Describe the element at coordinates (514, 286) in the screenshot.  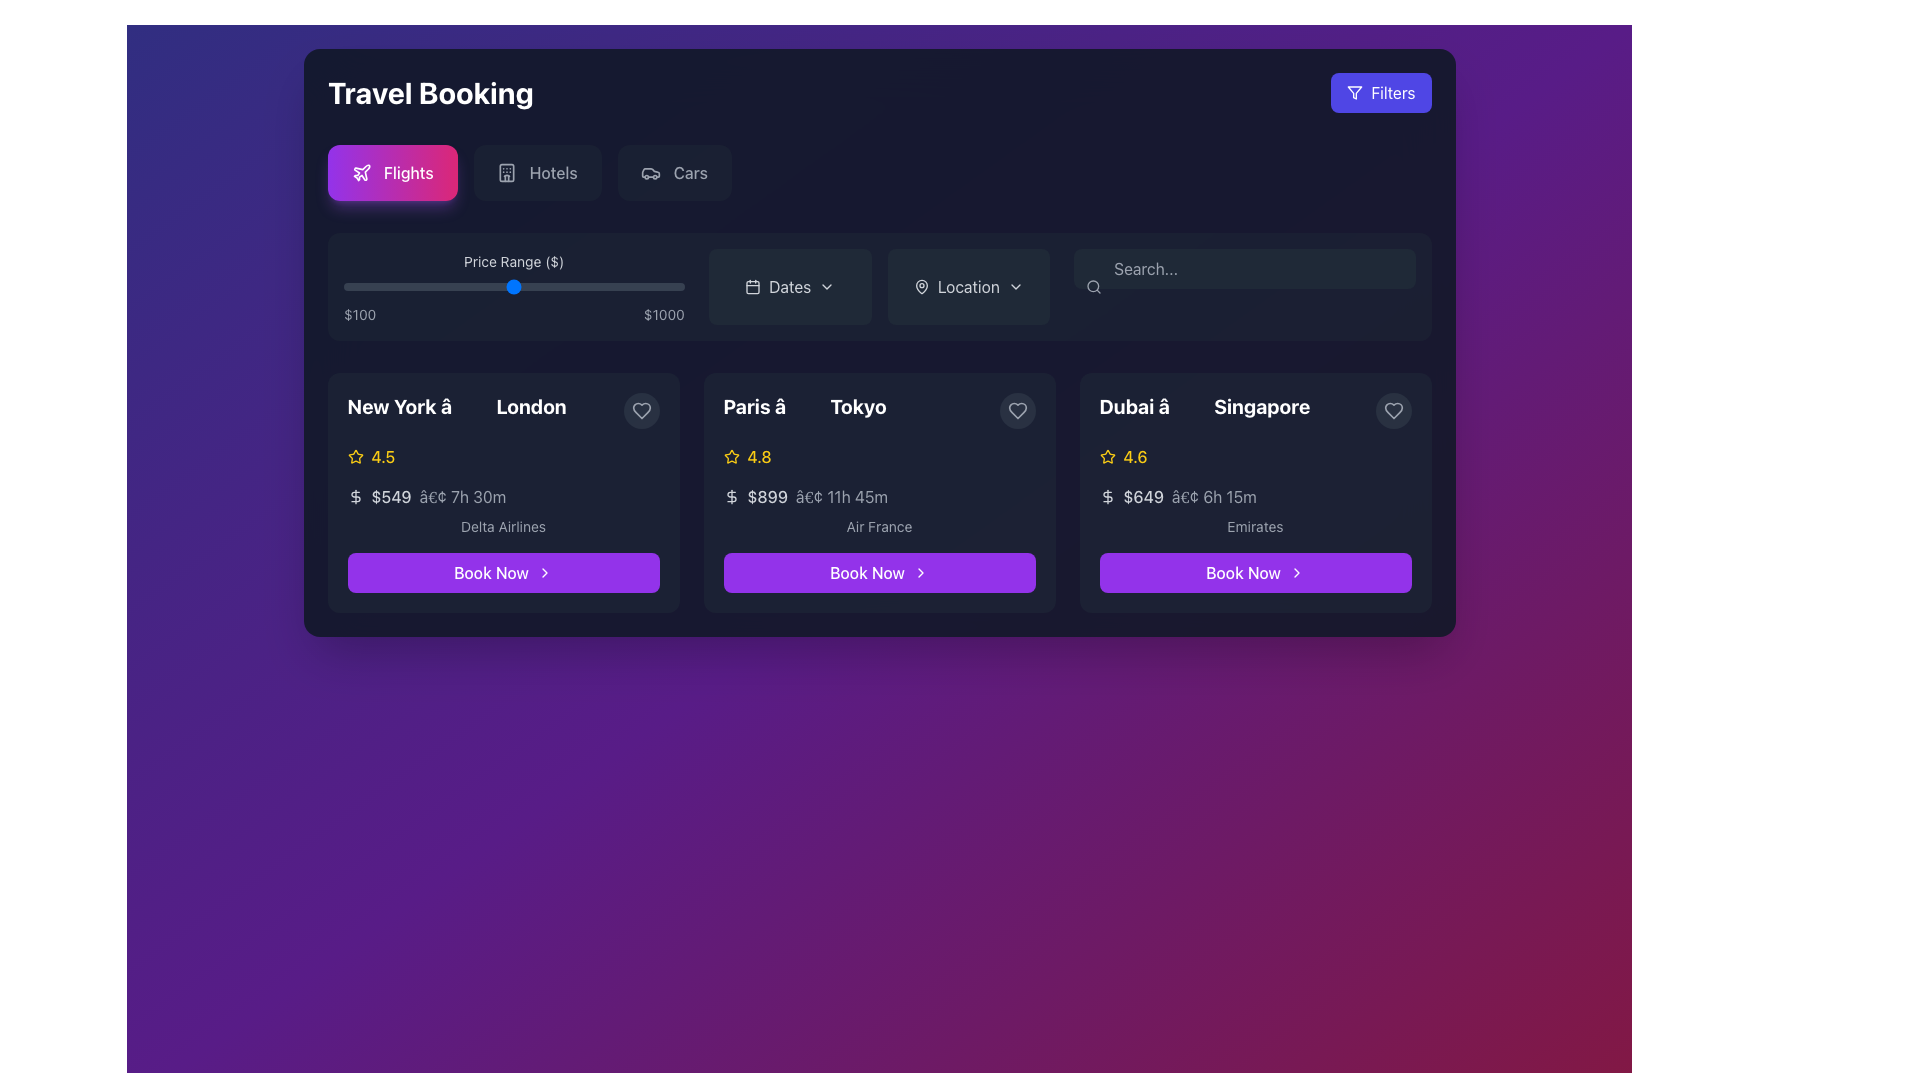
I see `the handle of the range slider component` at that location.